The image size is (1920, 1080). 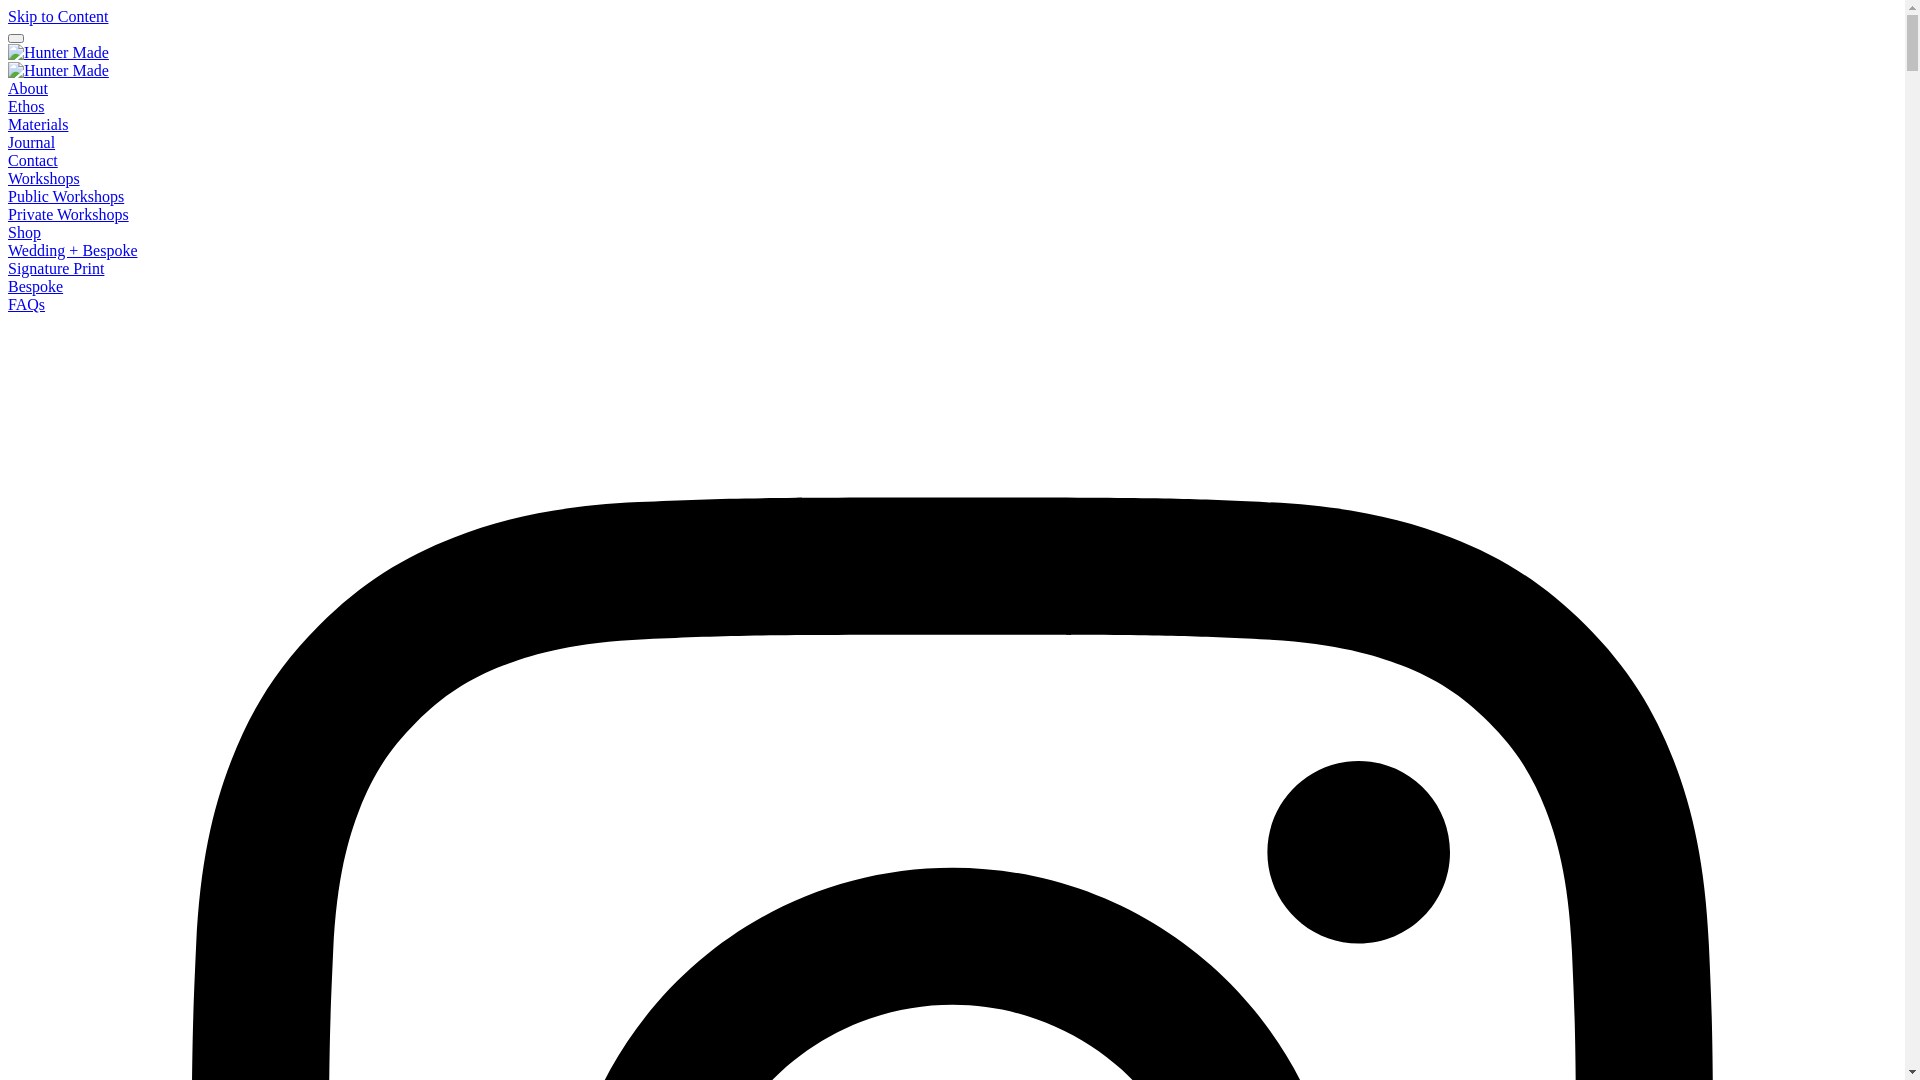 What do you see at coordinates (38, 124) in the screenshot?
I see `'Materials'` at bounding box center [38, 124].